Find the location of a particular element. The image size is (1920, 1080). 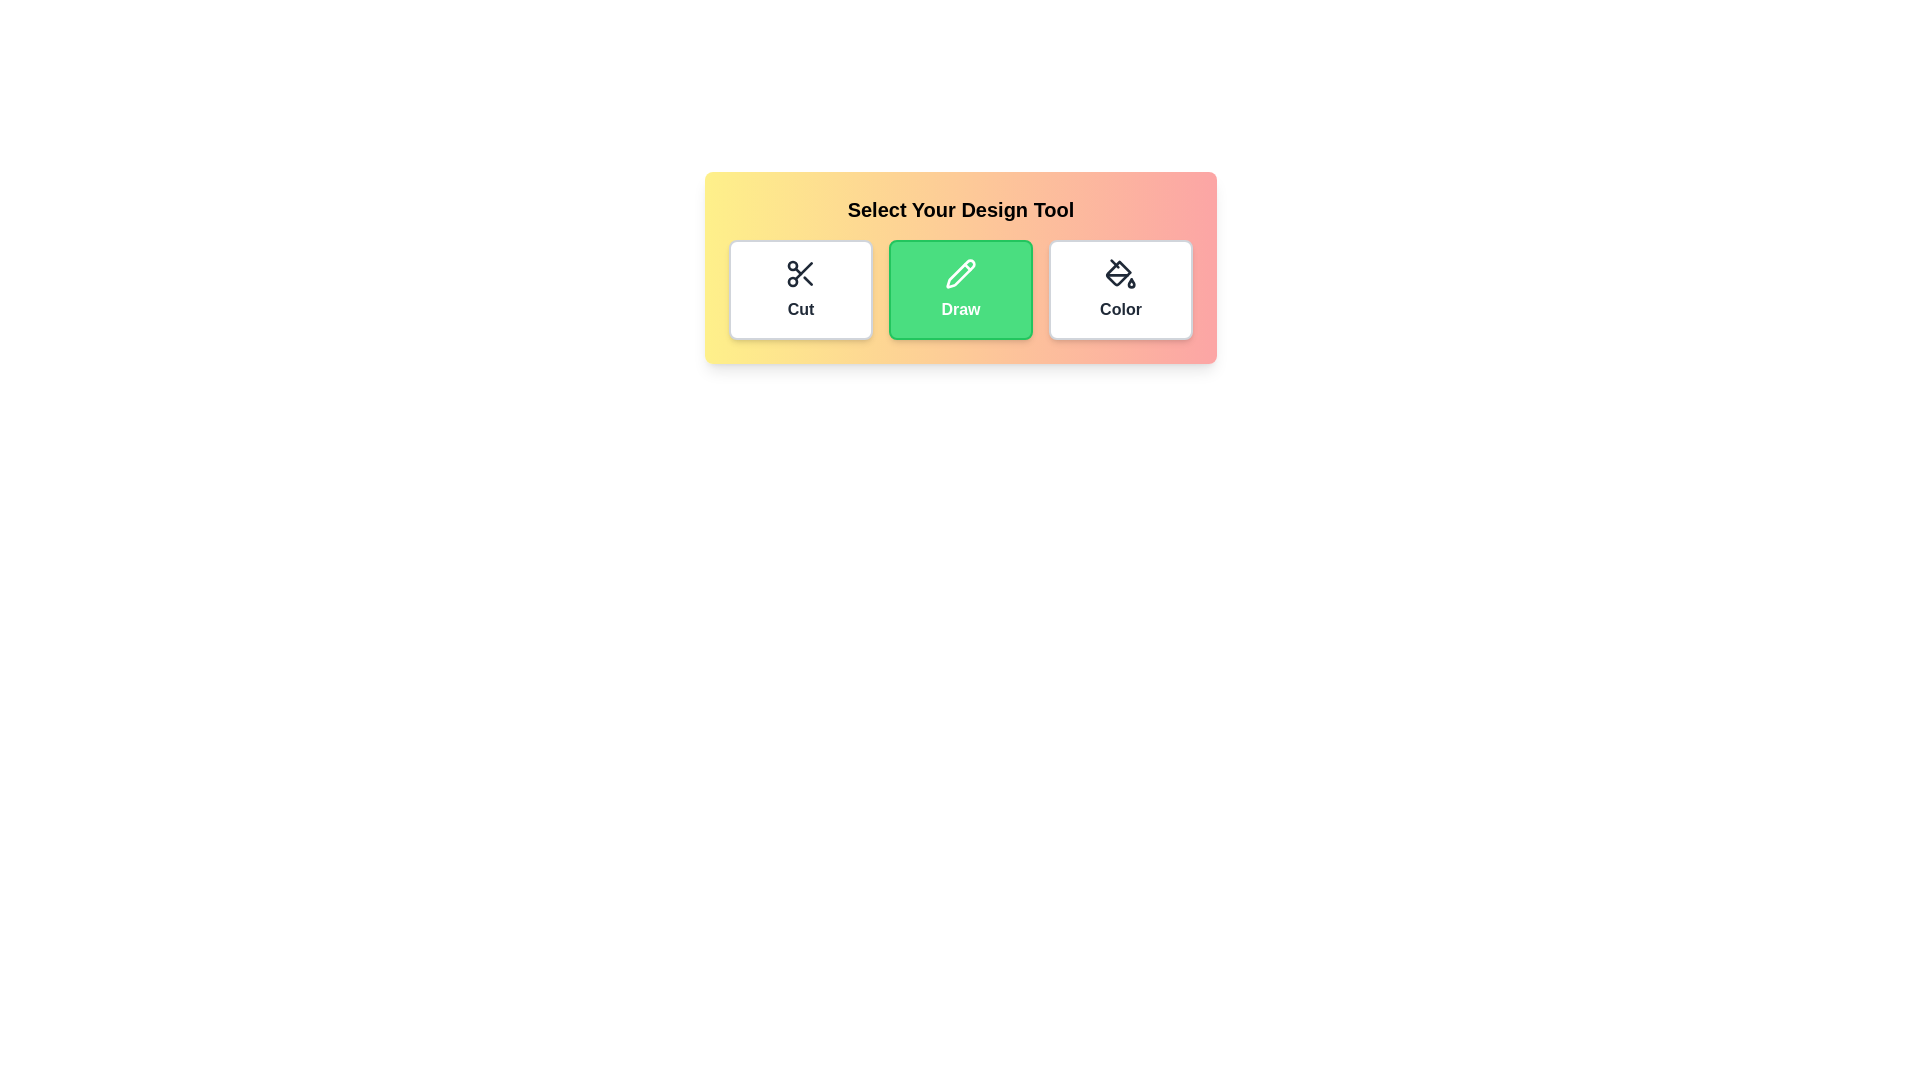

the icon of the tool labeled Draw to toggle its selection state is located at coordinates (960, 289).